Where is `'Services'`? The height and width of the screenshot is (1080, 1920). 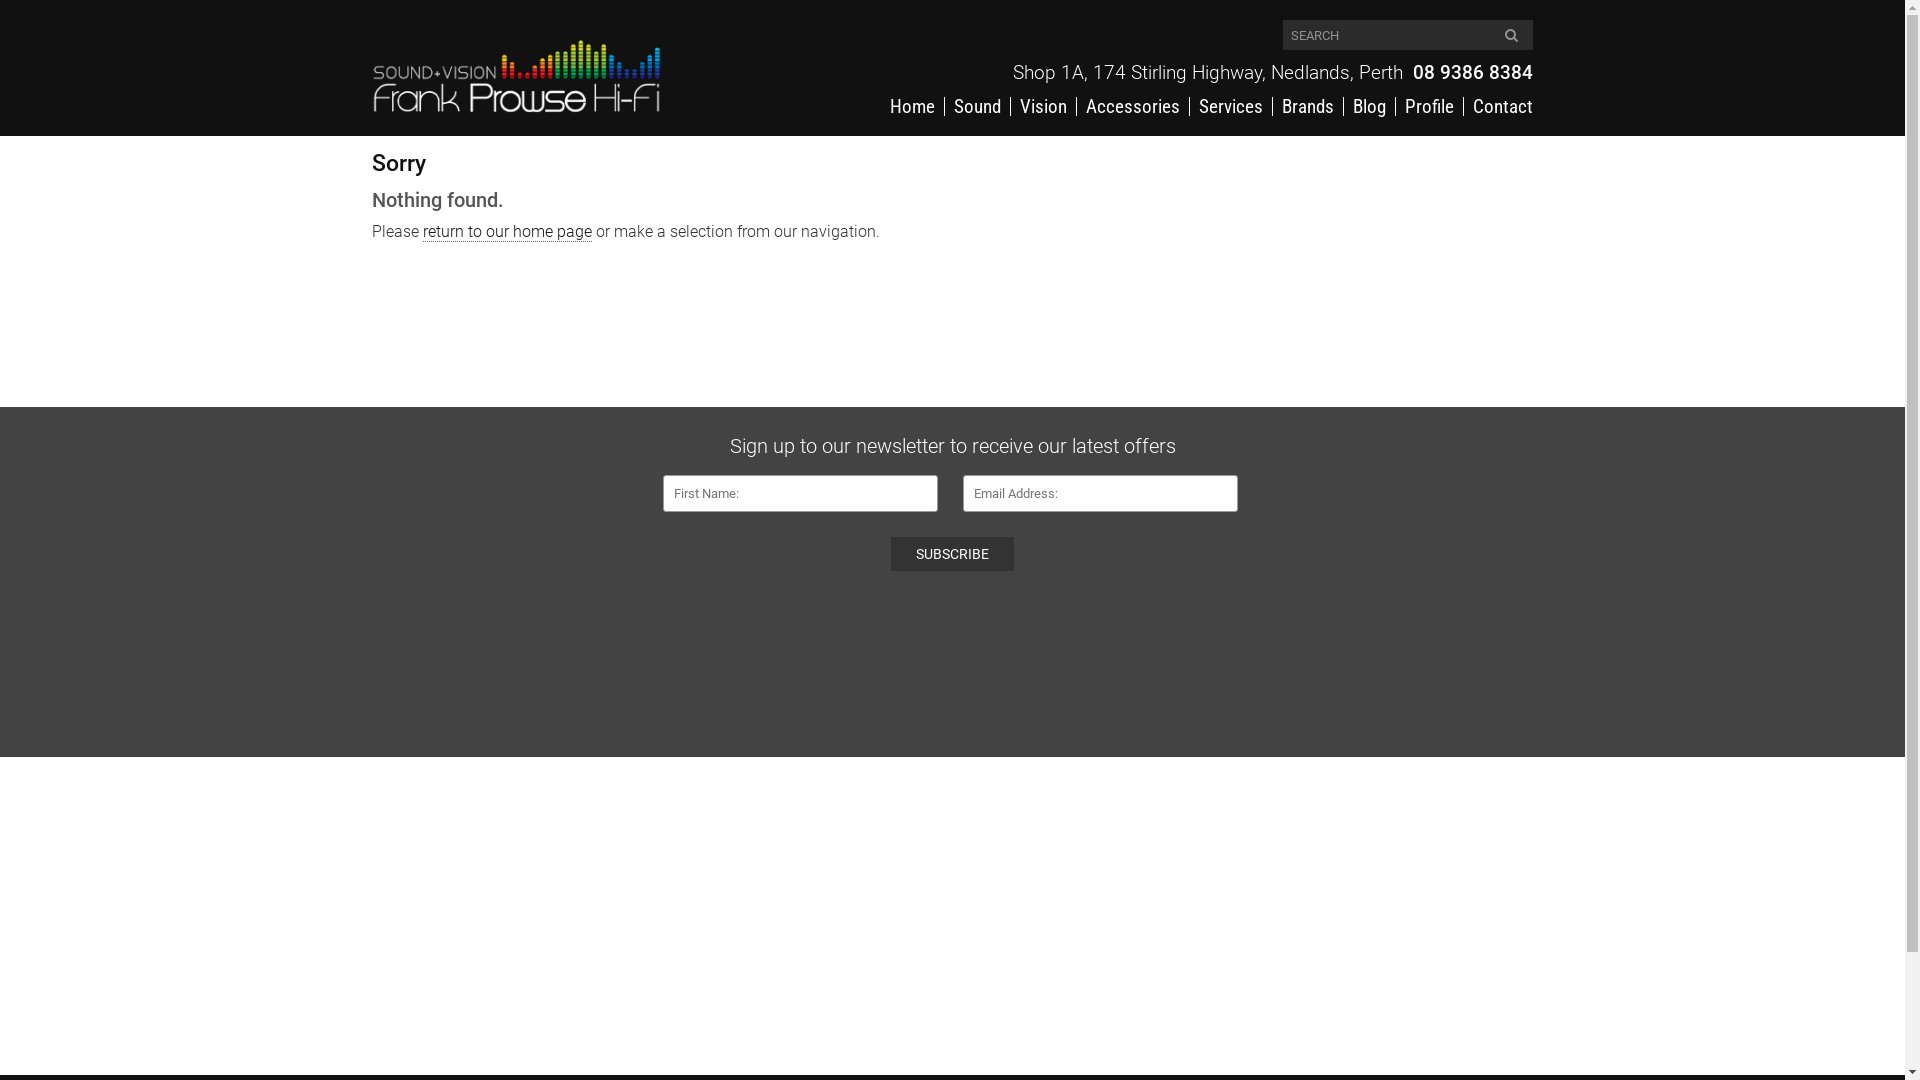
'Services' is located at coordinates (1229, 106).